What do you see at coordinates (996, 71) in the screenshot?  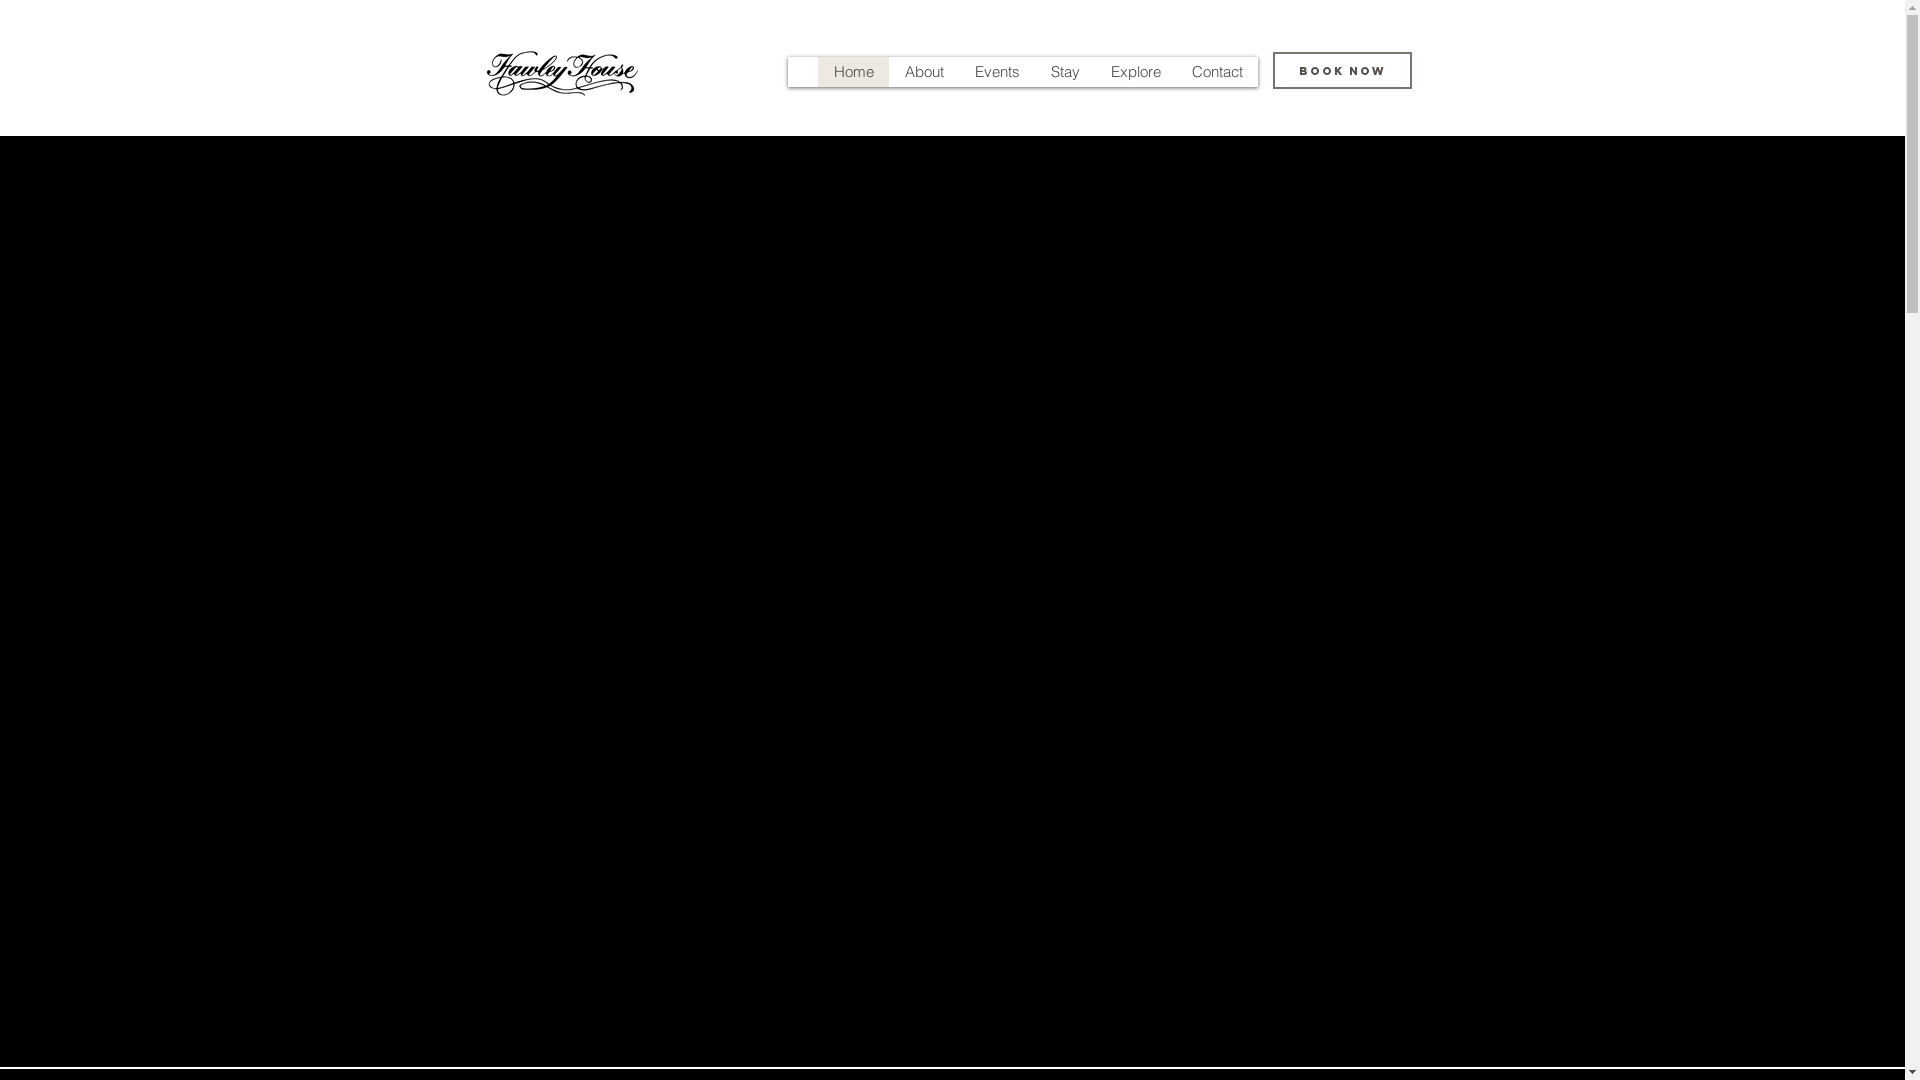 I see `'Events'` at bounding box center [996, 71].